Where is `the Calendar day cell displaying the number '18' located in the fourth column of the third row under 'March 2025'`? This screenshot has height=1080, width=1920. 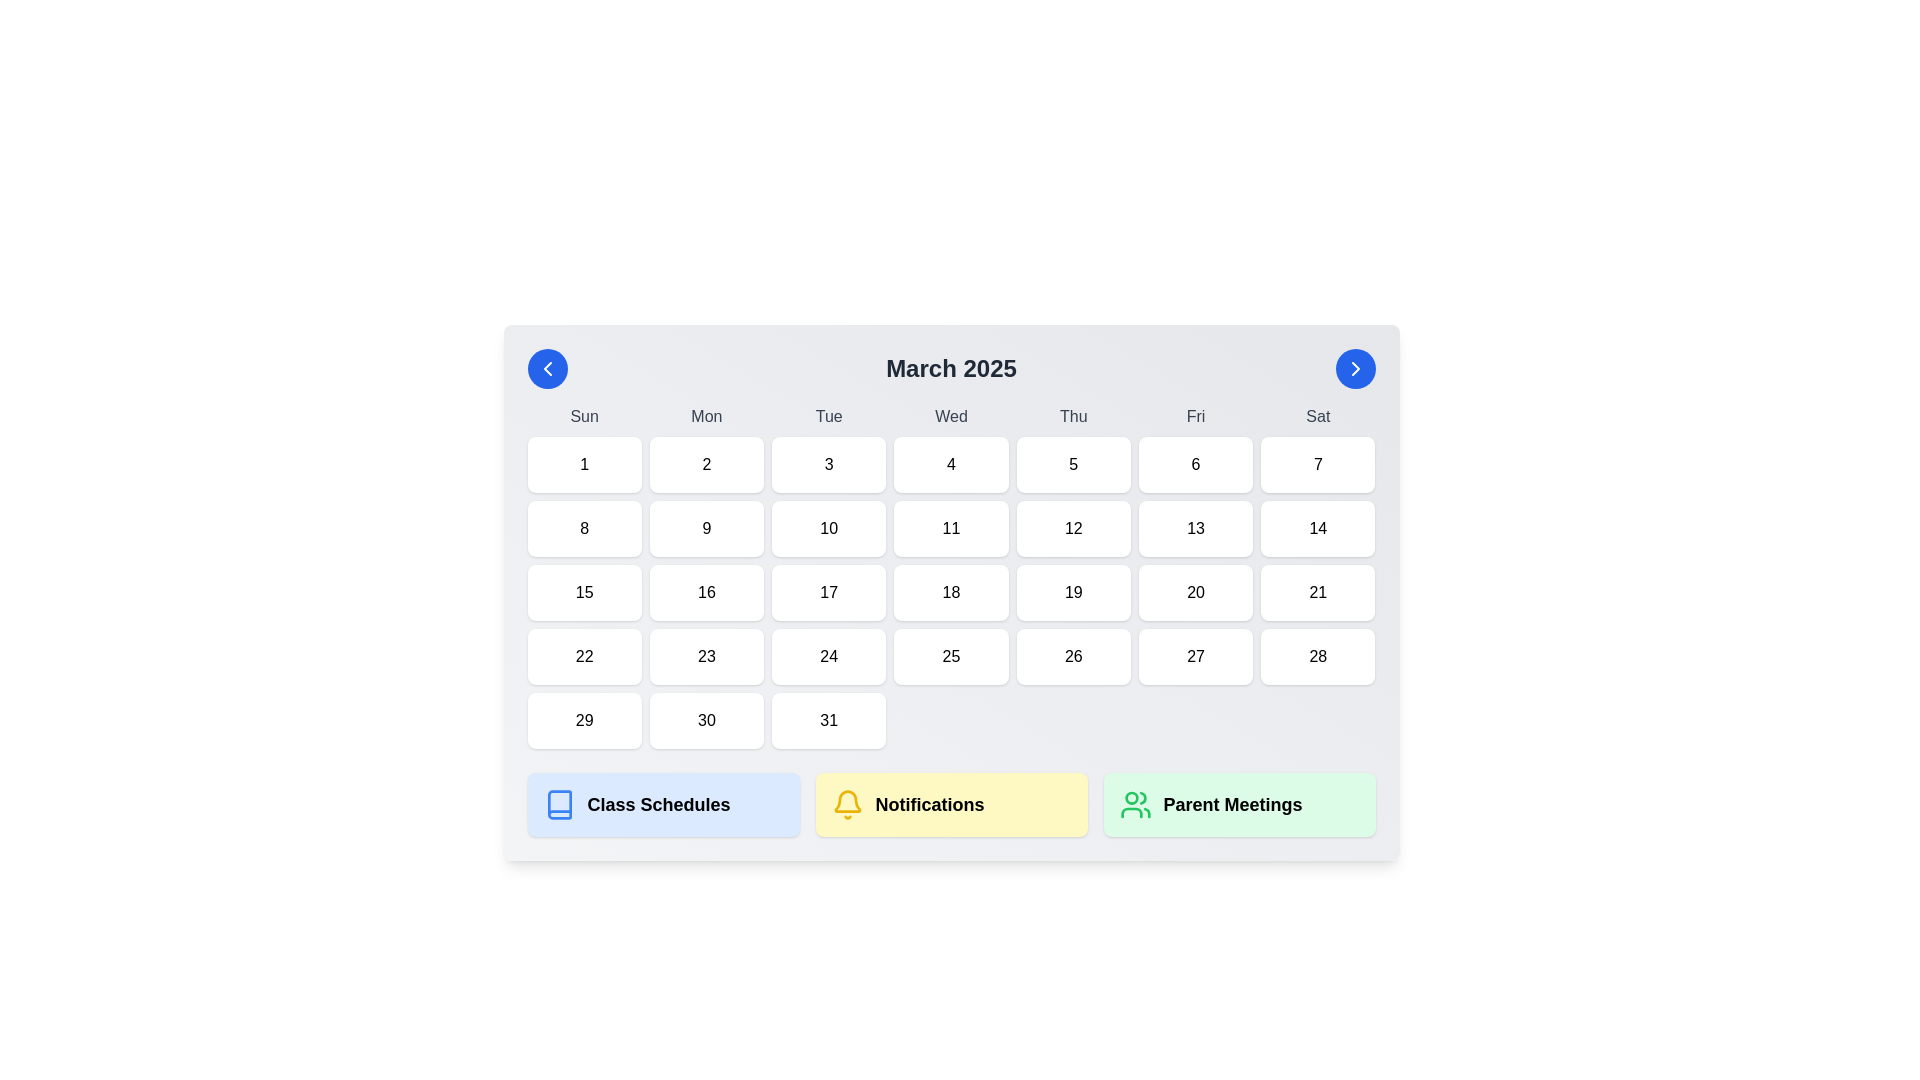
the Calendar day cell displaying the number '18' located in the fourth column of the third row under 'March 2025' is located at coordinates (950, 592).